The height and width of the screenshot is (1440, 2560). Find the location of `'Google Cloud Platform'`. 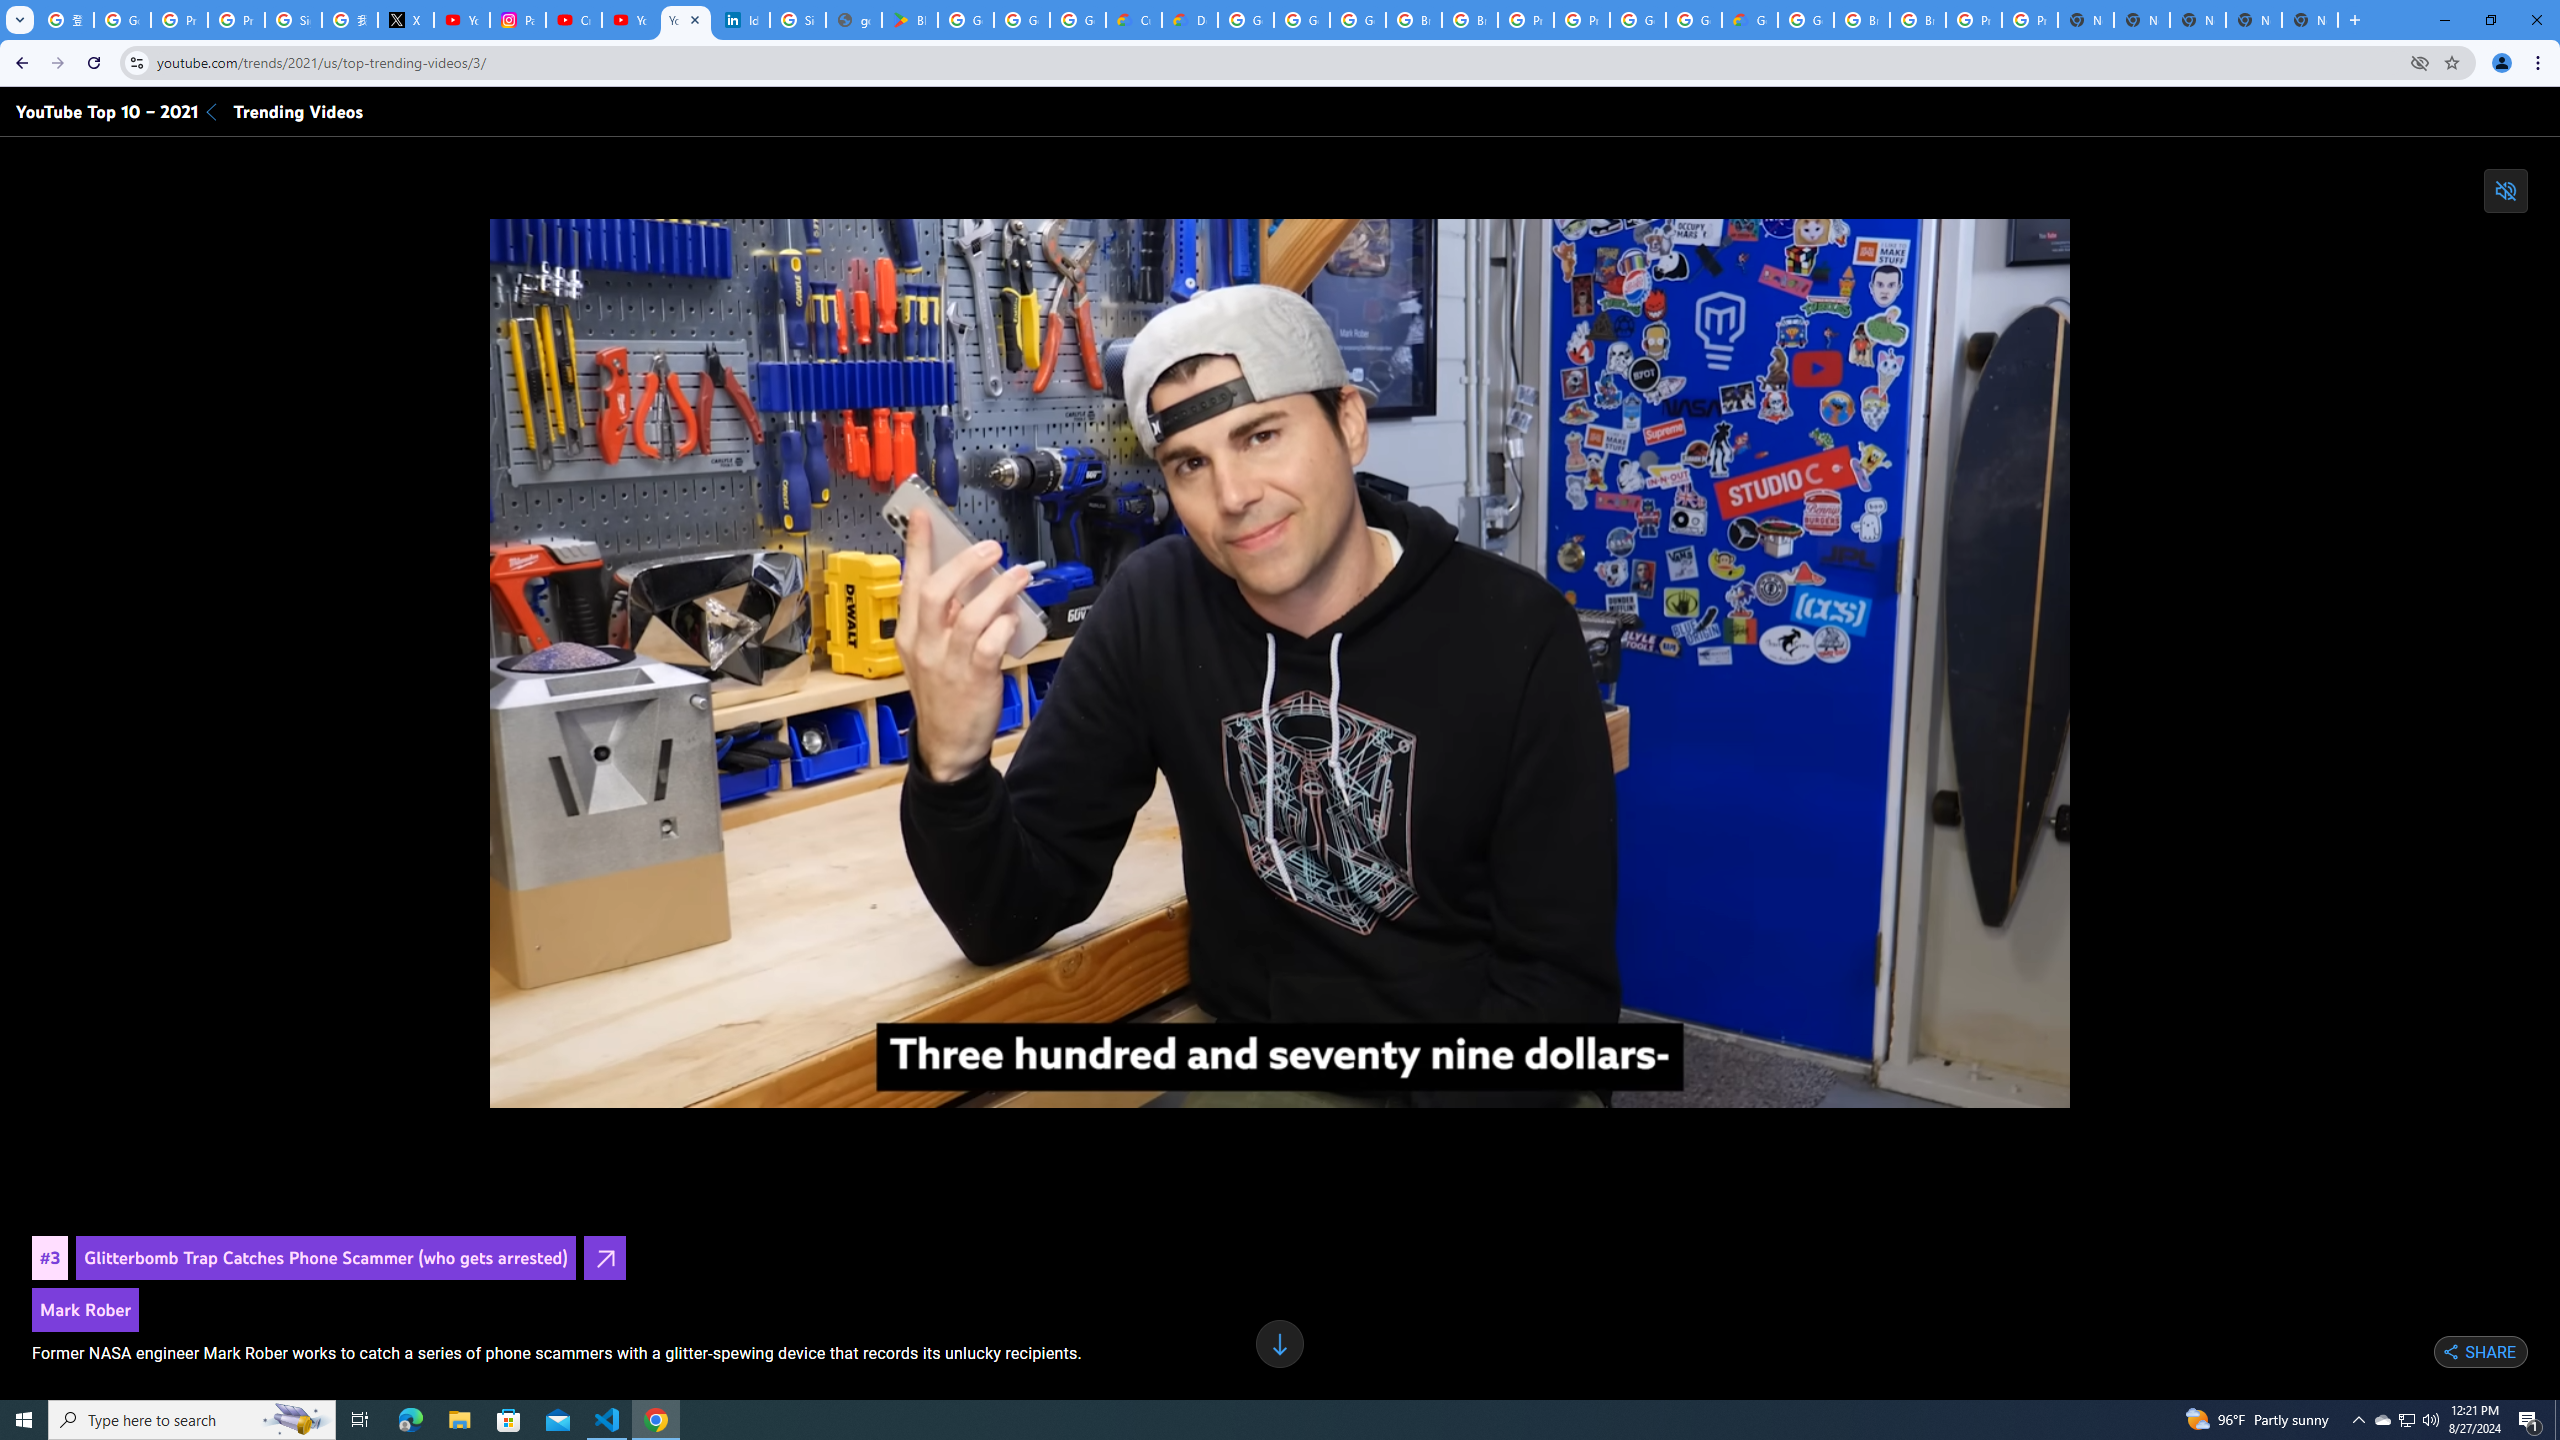

'Google Cloud Platform' is located at coordinates (1636, 19).